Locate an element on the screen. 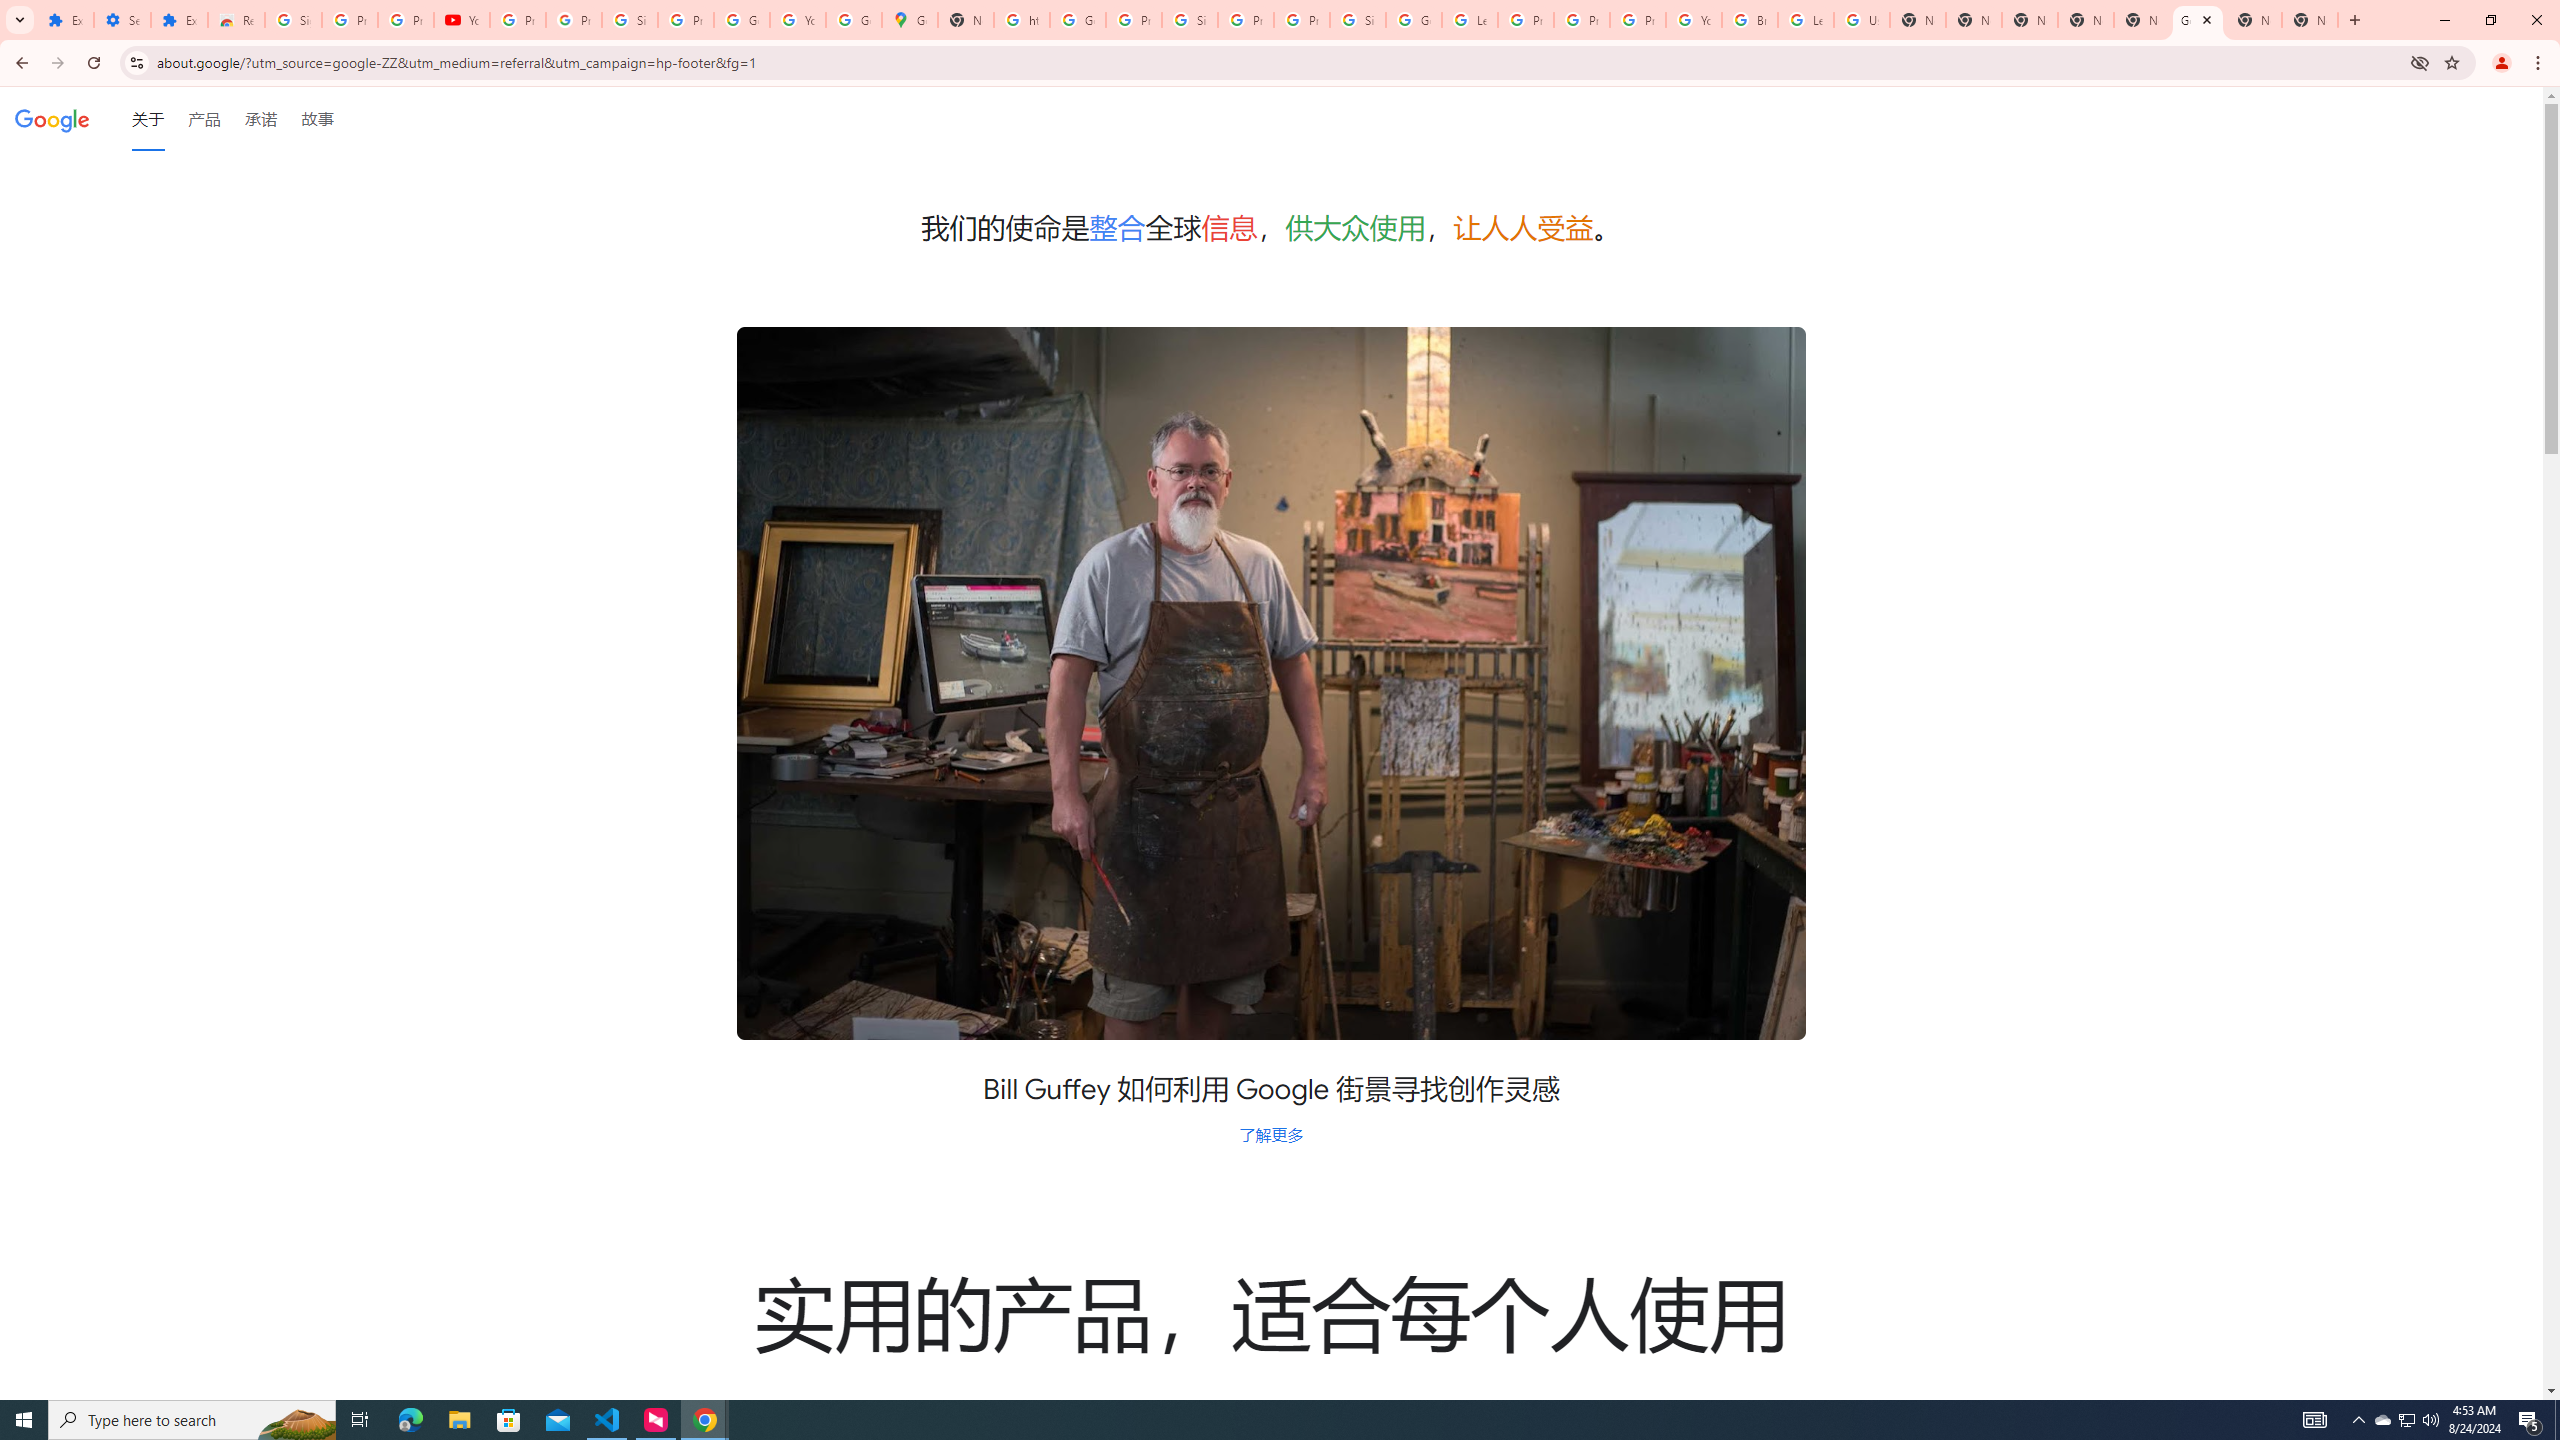 This screenshot has width=2560, height=1440. 'YouTube' is located at coordinates (461, 19).